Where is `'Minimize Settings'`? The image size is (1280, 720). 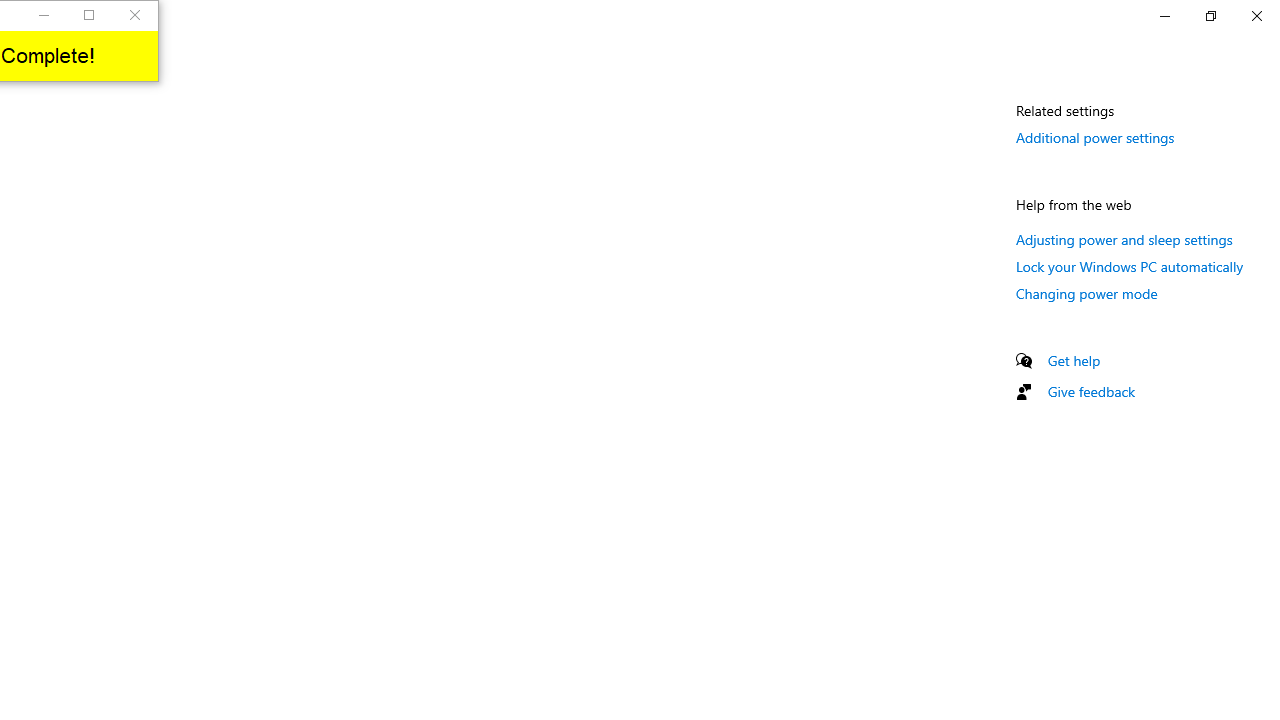 'Minimize Settings' is located at coordinates (1164, 15).